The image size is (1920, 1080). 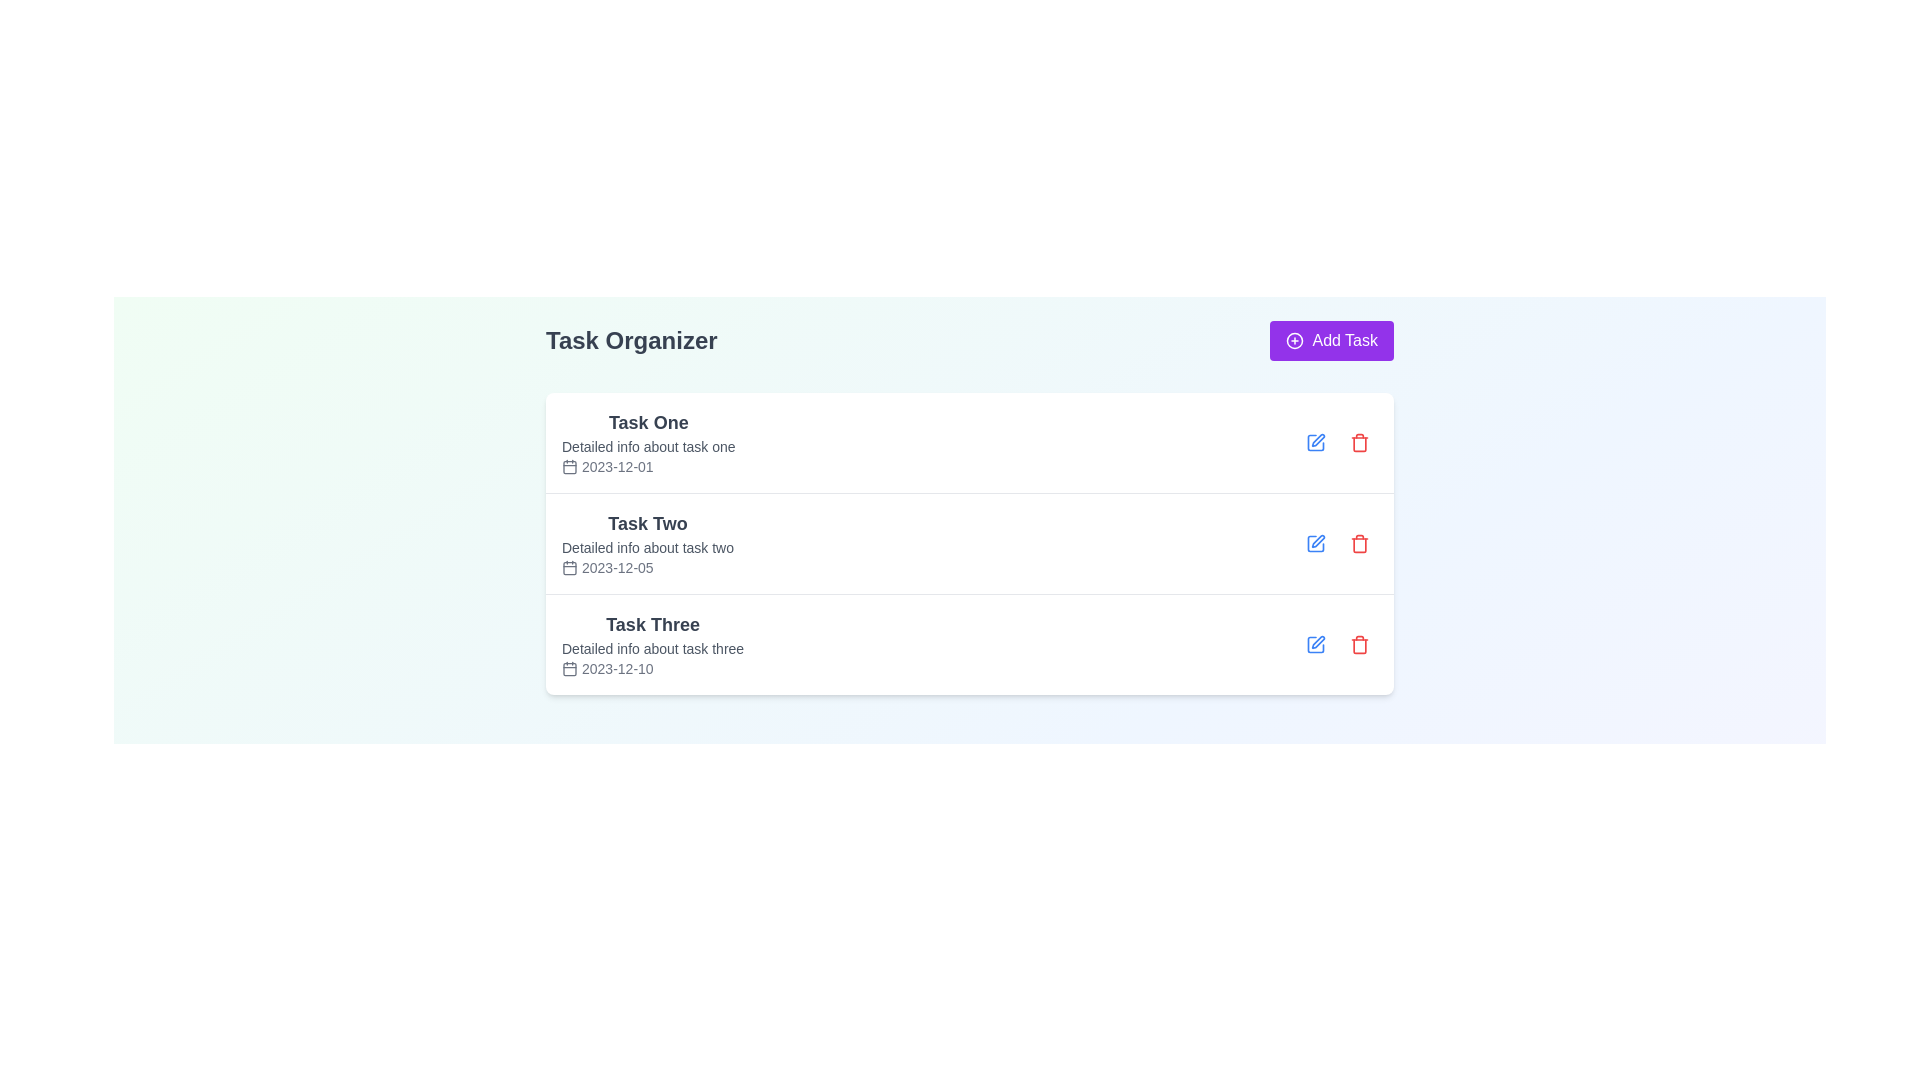 I want to click on the composite element containing the blue pencil icon and the red trash bin icon, which is located to the far-right of the 'Task Two' description and date, so click(x=1338, y=543).